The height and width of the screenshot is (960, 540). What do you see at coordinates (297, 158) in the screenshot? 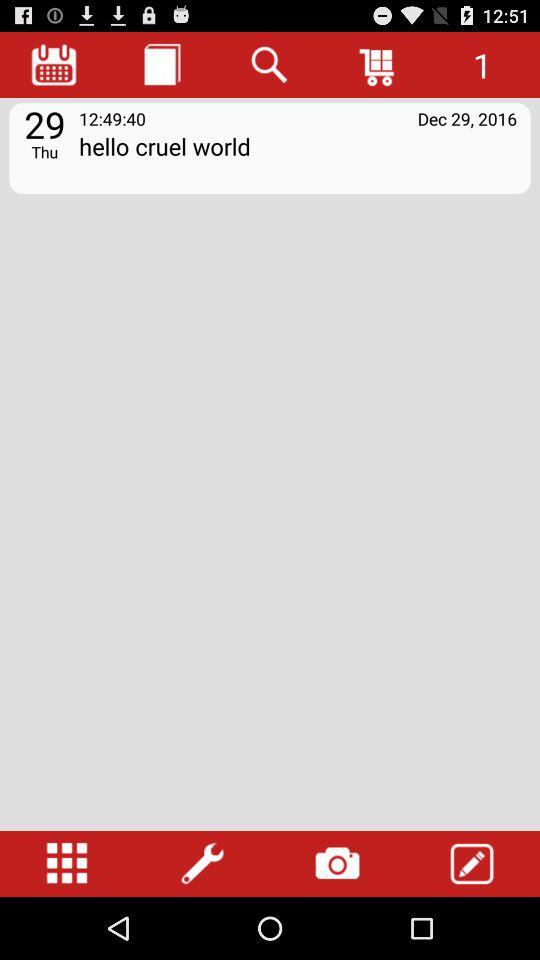
I see `icon next to 29 icon` at bounding box center [297, 158].